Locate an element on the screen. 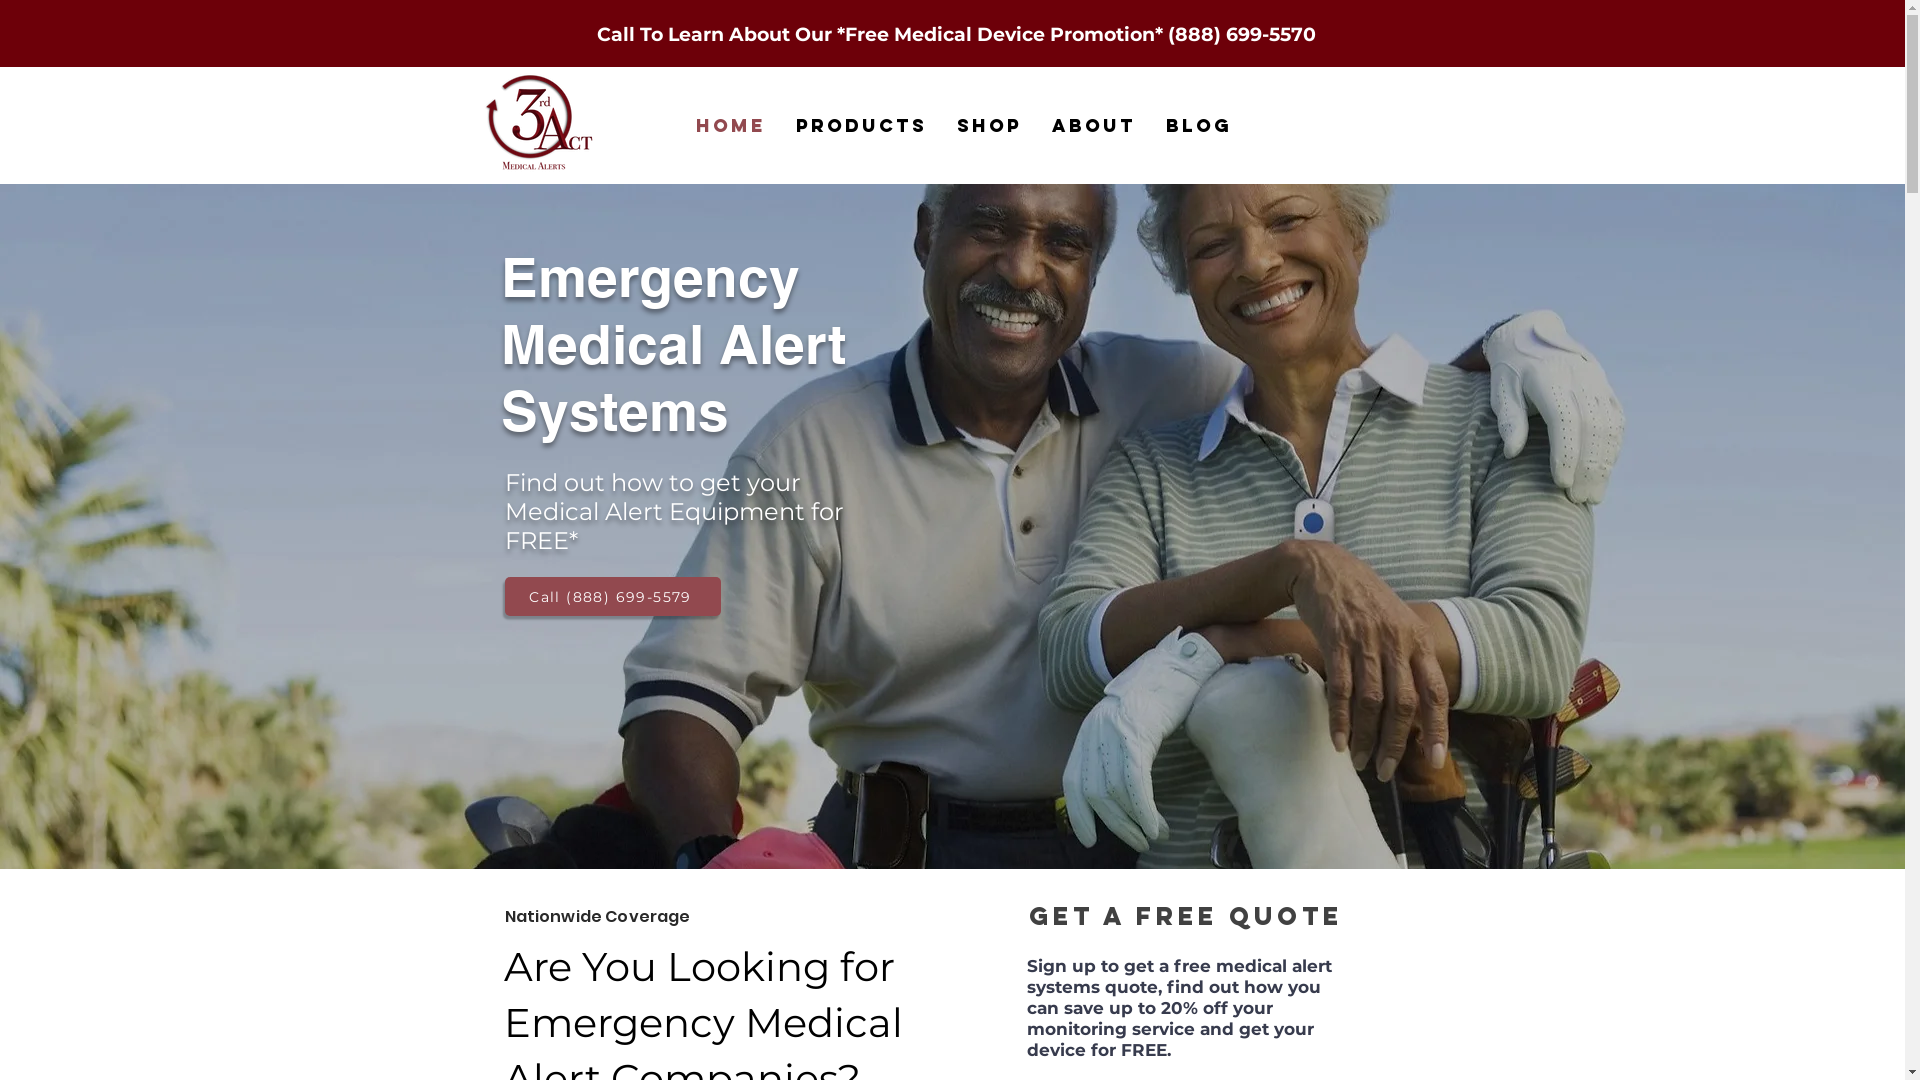  'Call (888) 699-5579' is located at coordinates (610, 595).